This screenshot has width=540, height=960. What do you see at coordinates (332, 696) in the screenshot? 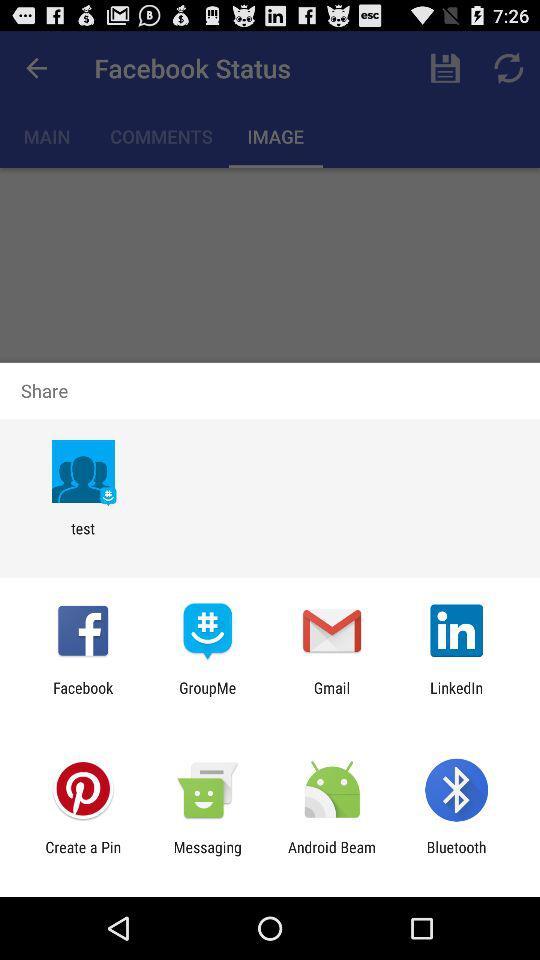
I see `app to the right of the groupme` at bounding box center [332, 696].